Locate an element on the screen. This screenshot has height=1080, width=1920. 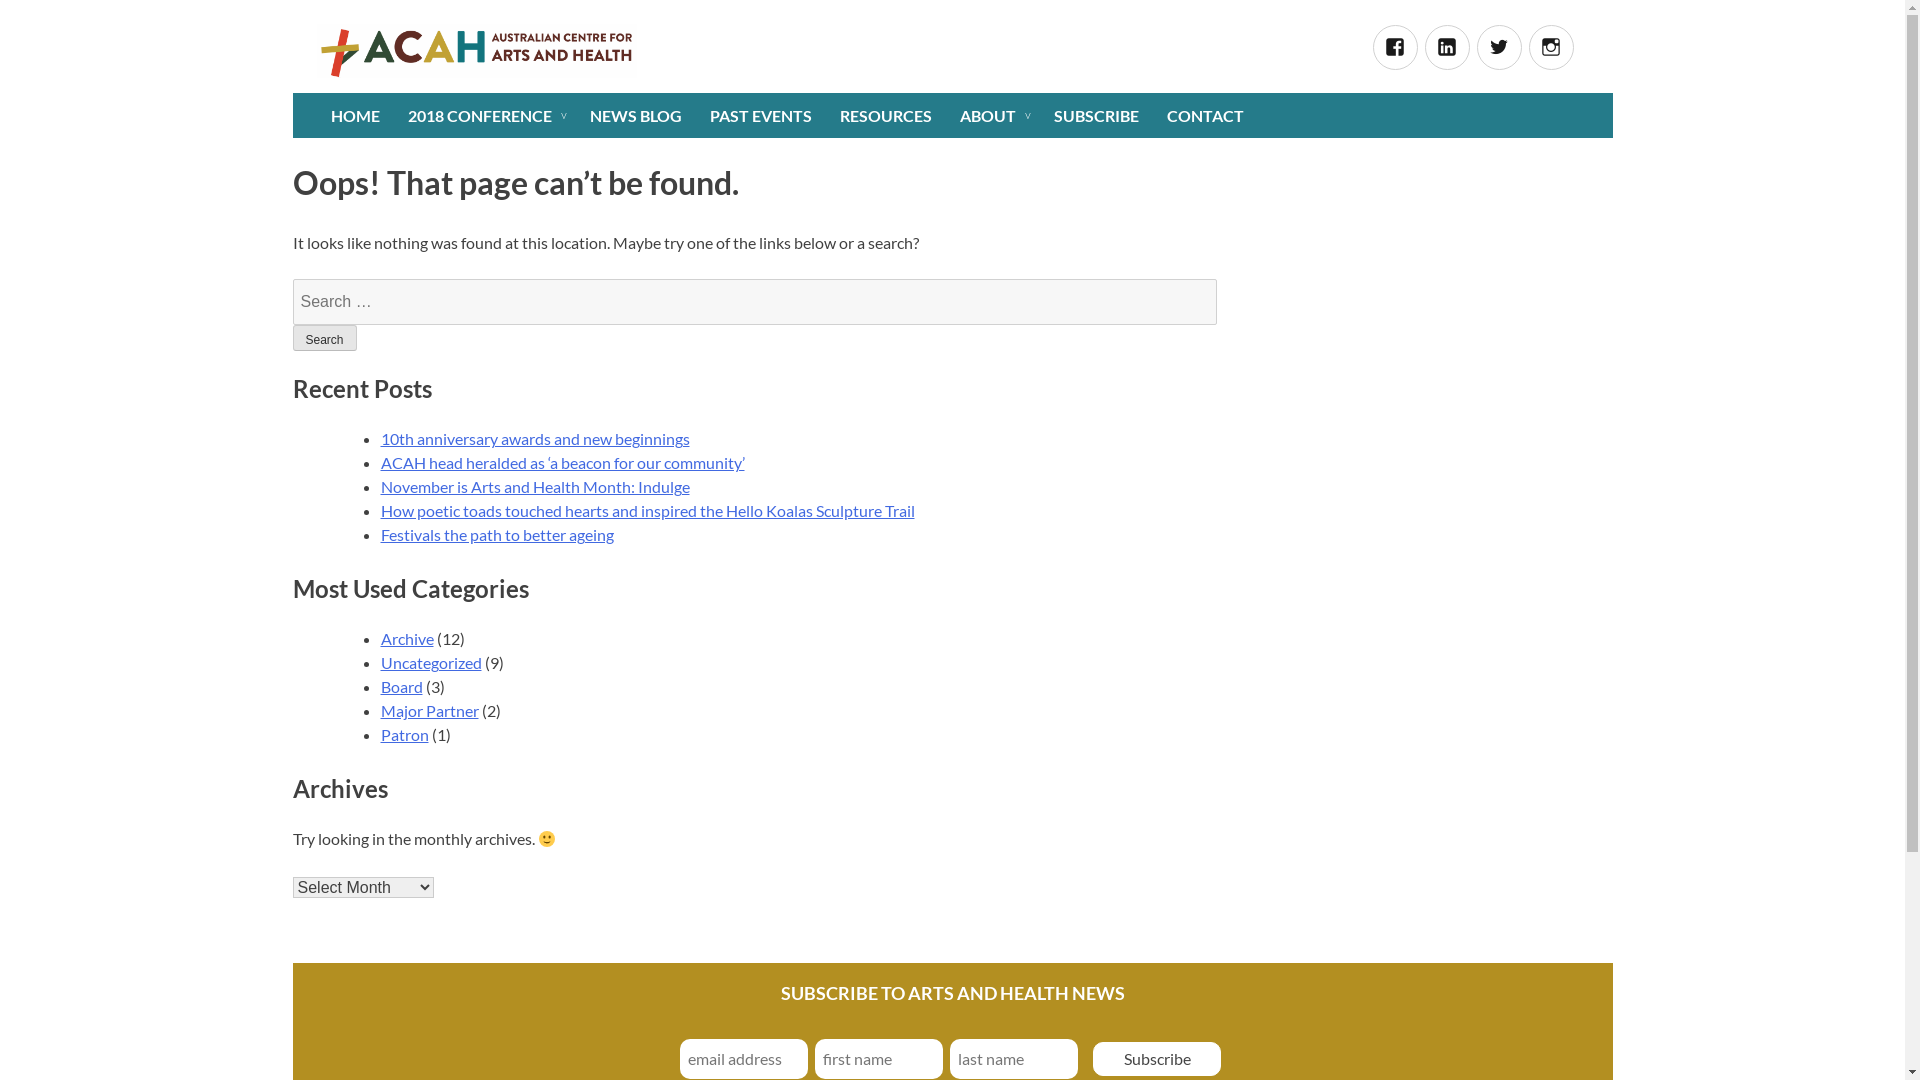
'Instagram' is located at coordinates (1526, 46).